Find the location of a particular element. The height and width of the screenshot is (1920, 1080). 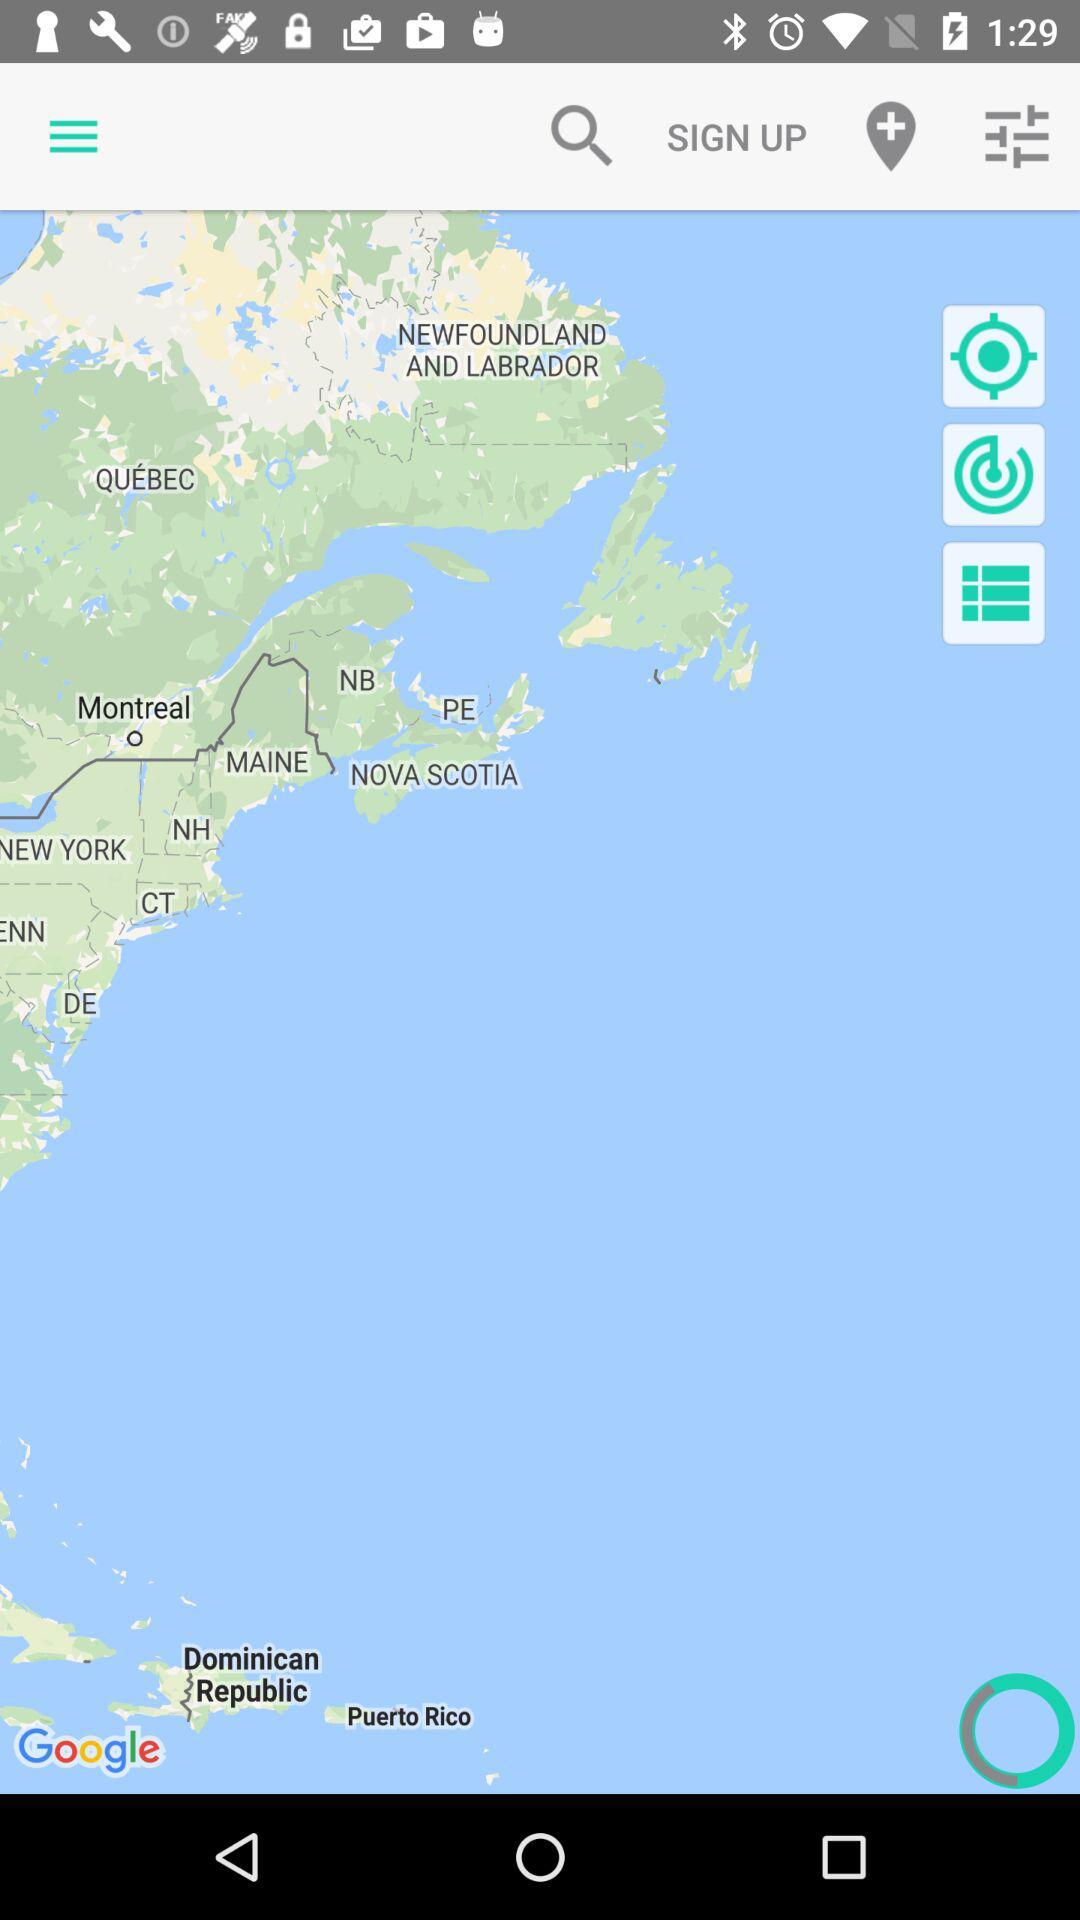

the item next to the sign up item is located at coordinates (582, 135).